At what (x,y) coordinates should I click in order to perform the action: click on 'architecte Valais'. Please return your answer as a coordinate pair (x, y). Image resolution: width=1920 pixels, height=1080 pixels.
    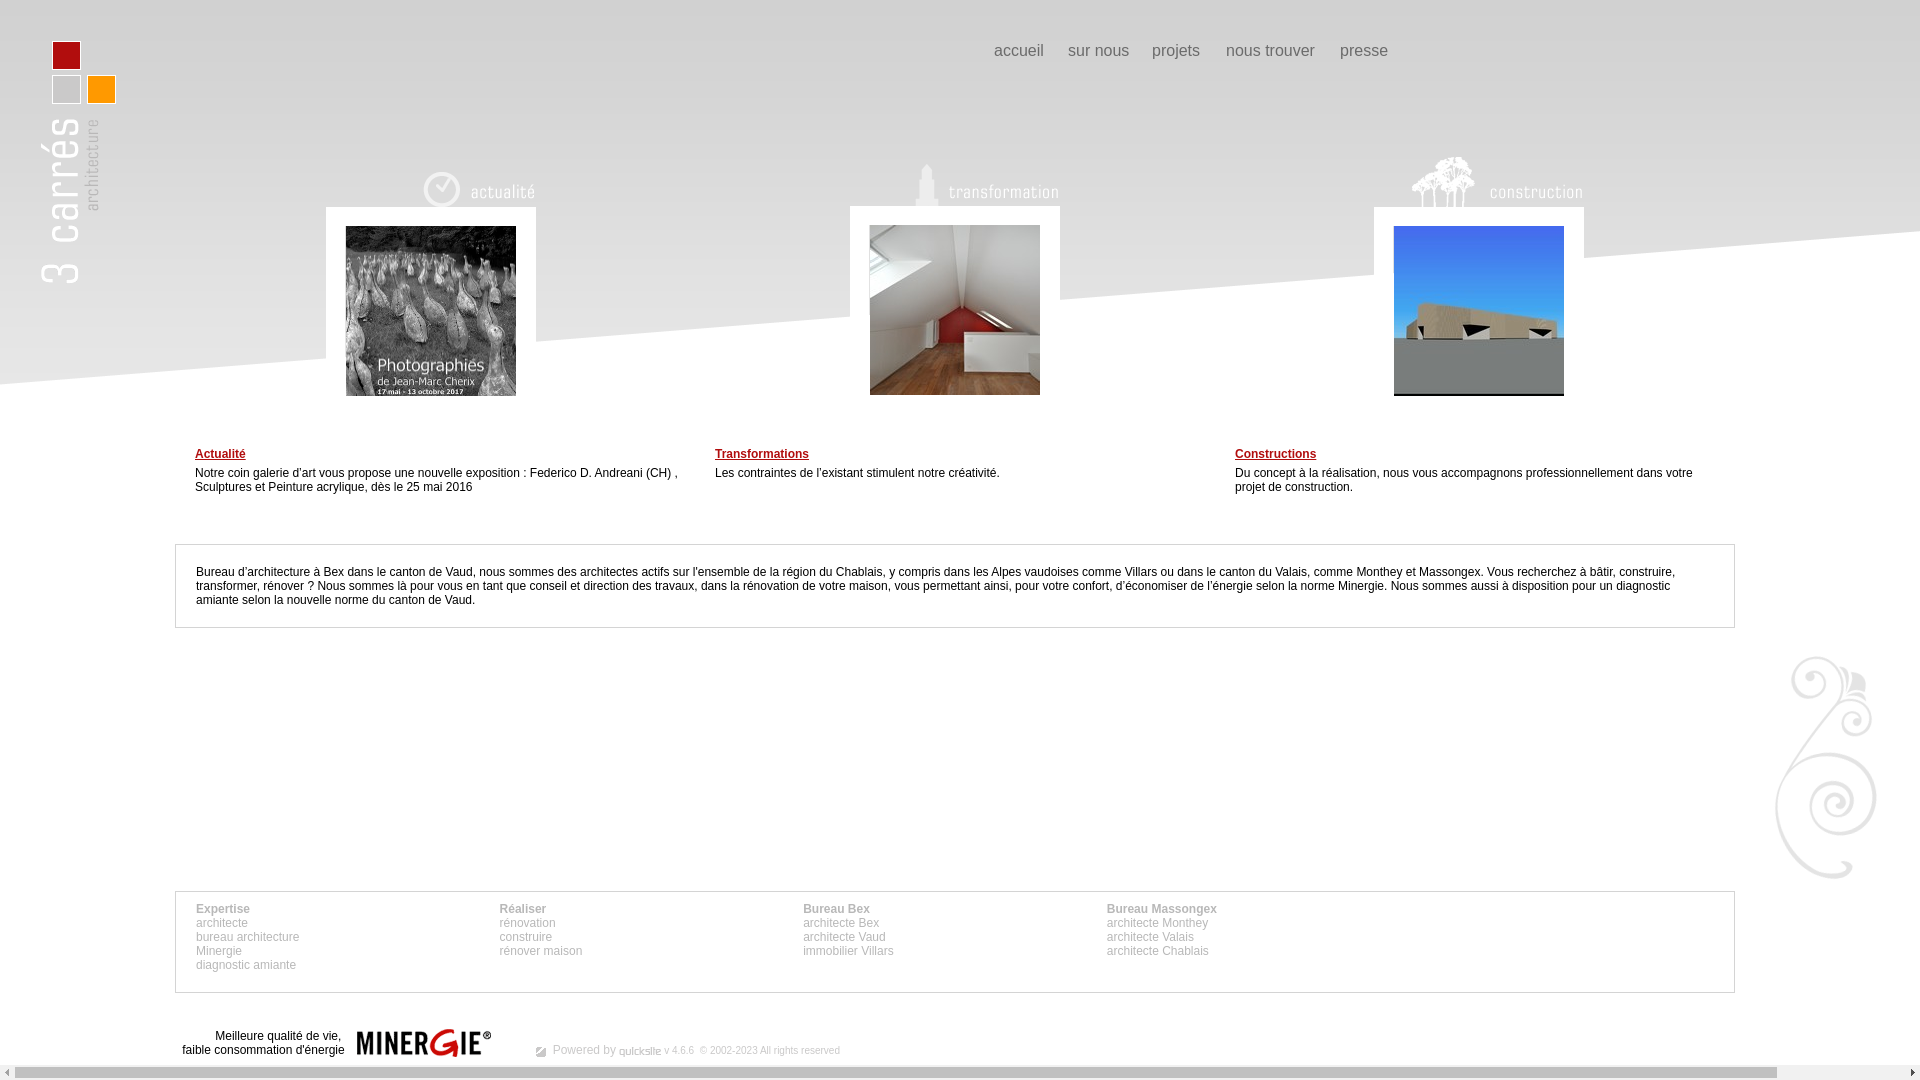
    Looking at the image, I should click on (1150, 937).